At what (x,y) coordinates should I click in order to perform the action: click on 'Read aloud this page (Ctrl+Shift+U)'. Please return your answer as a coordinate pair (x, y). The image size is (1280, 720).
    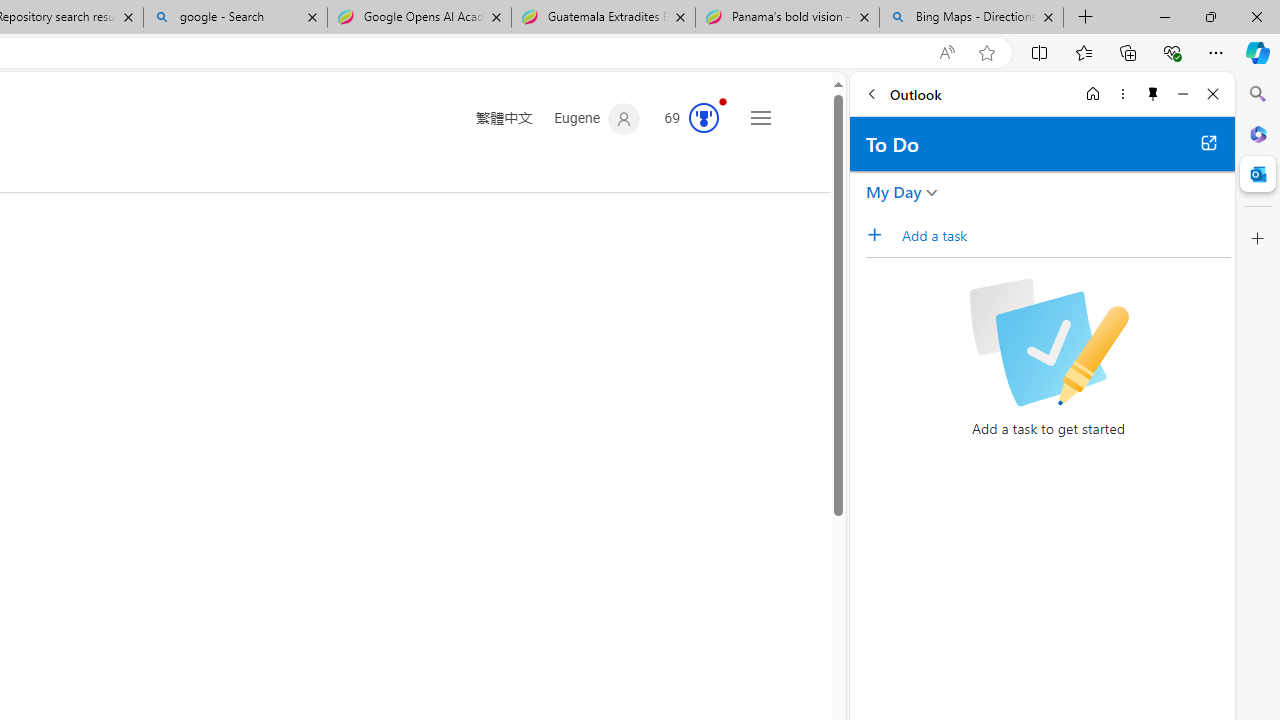
    Looking at the image, I should click on (945, 52).